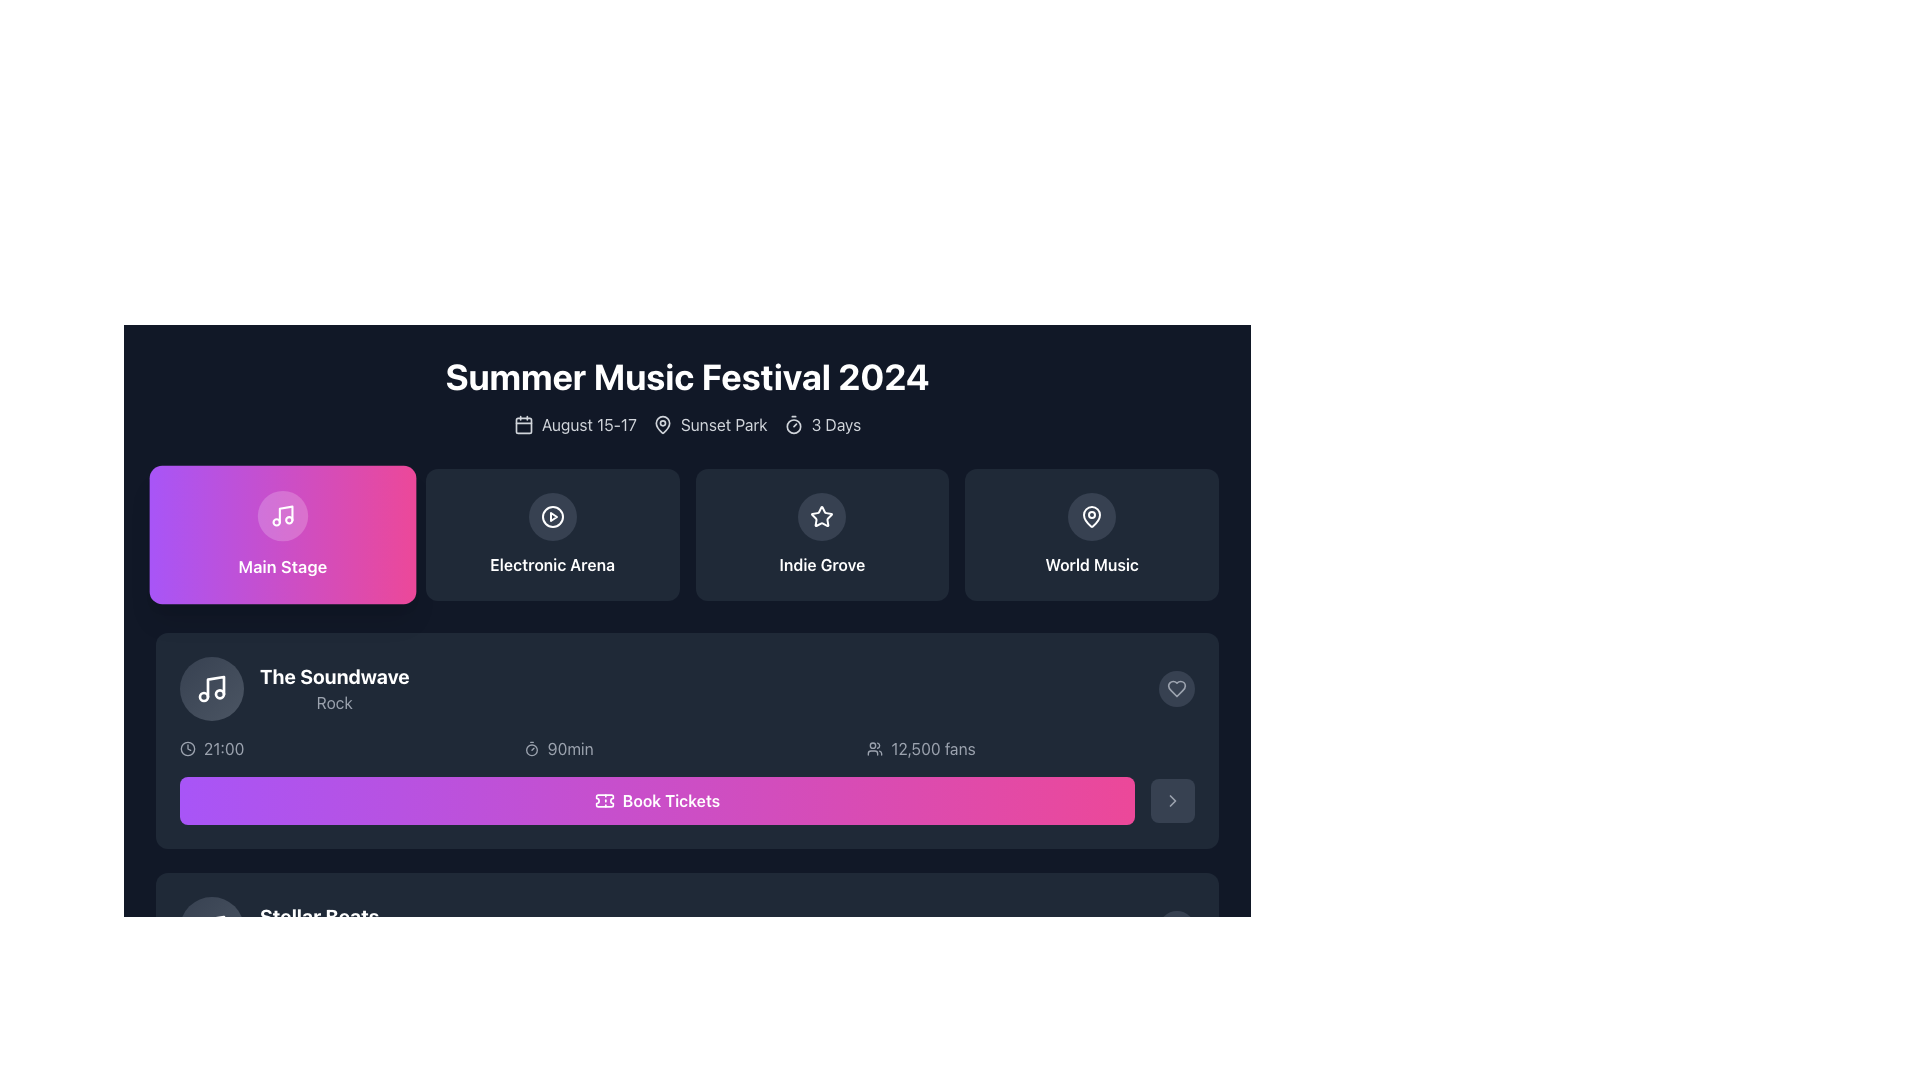  I want to click on the text label displaying 'World Music' which is styled in bold white font against a dark background, located in the bottom portion of a rectangular UI block to the far right, below a map pin icon, so click(1091, 564).